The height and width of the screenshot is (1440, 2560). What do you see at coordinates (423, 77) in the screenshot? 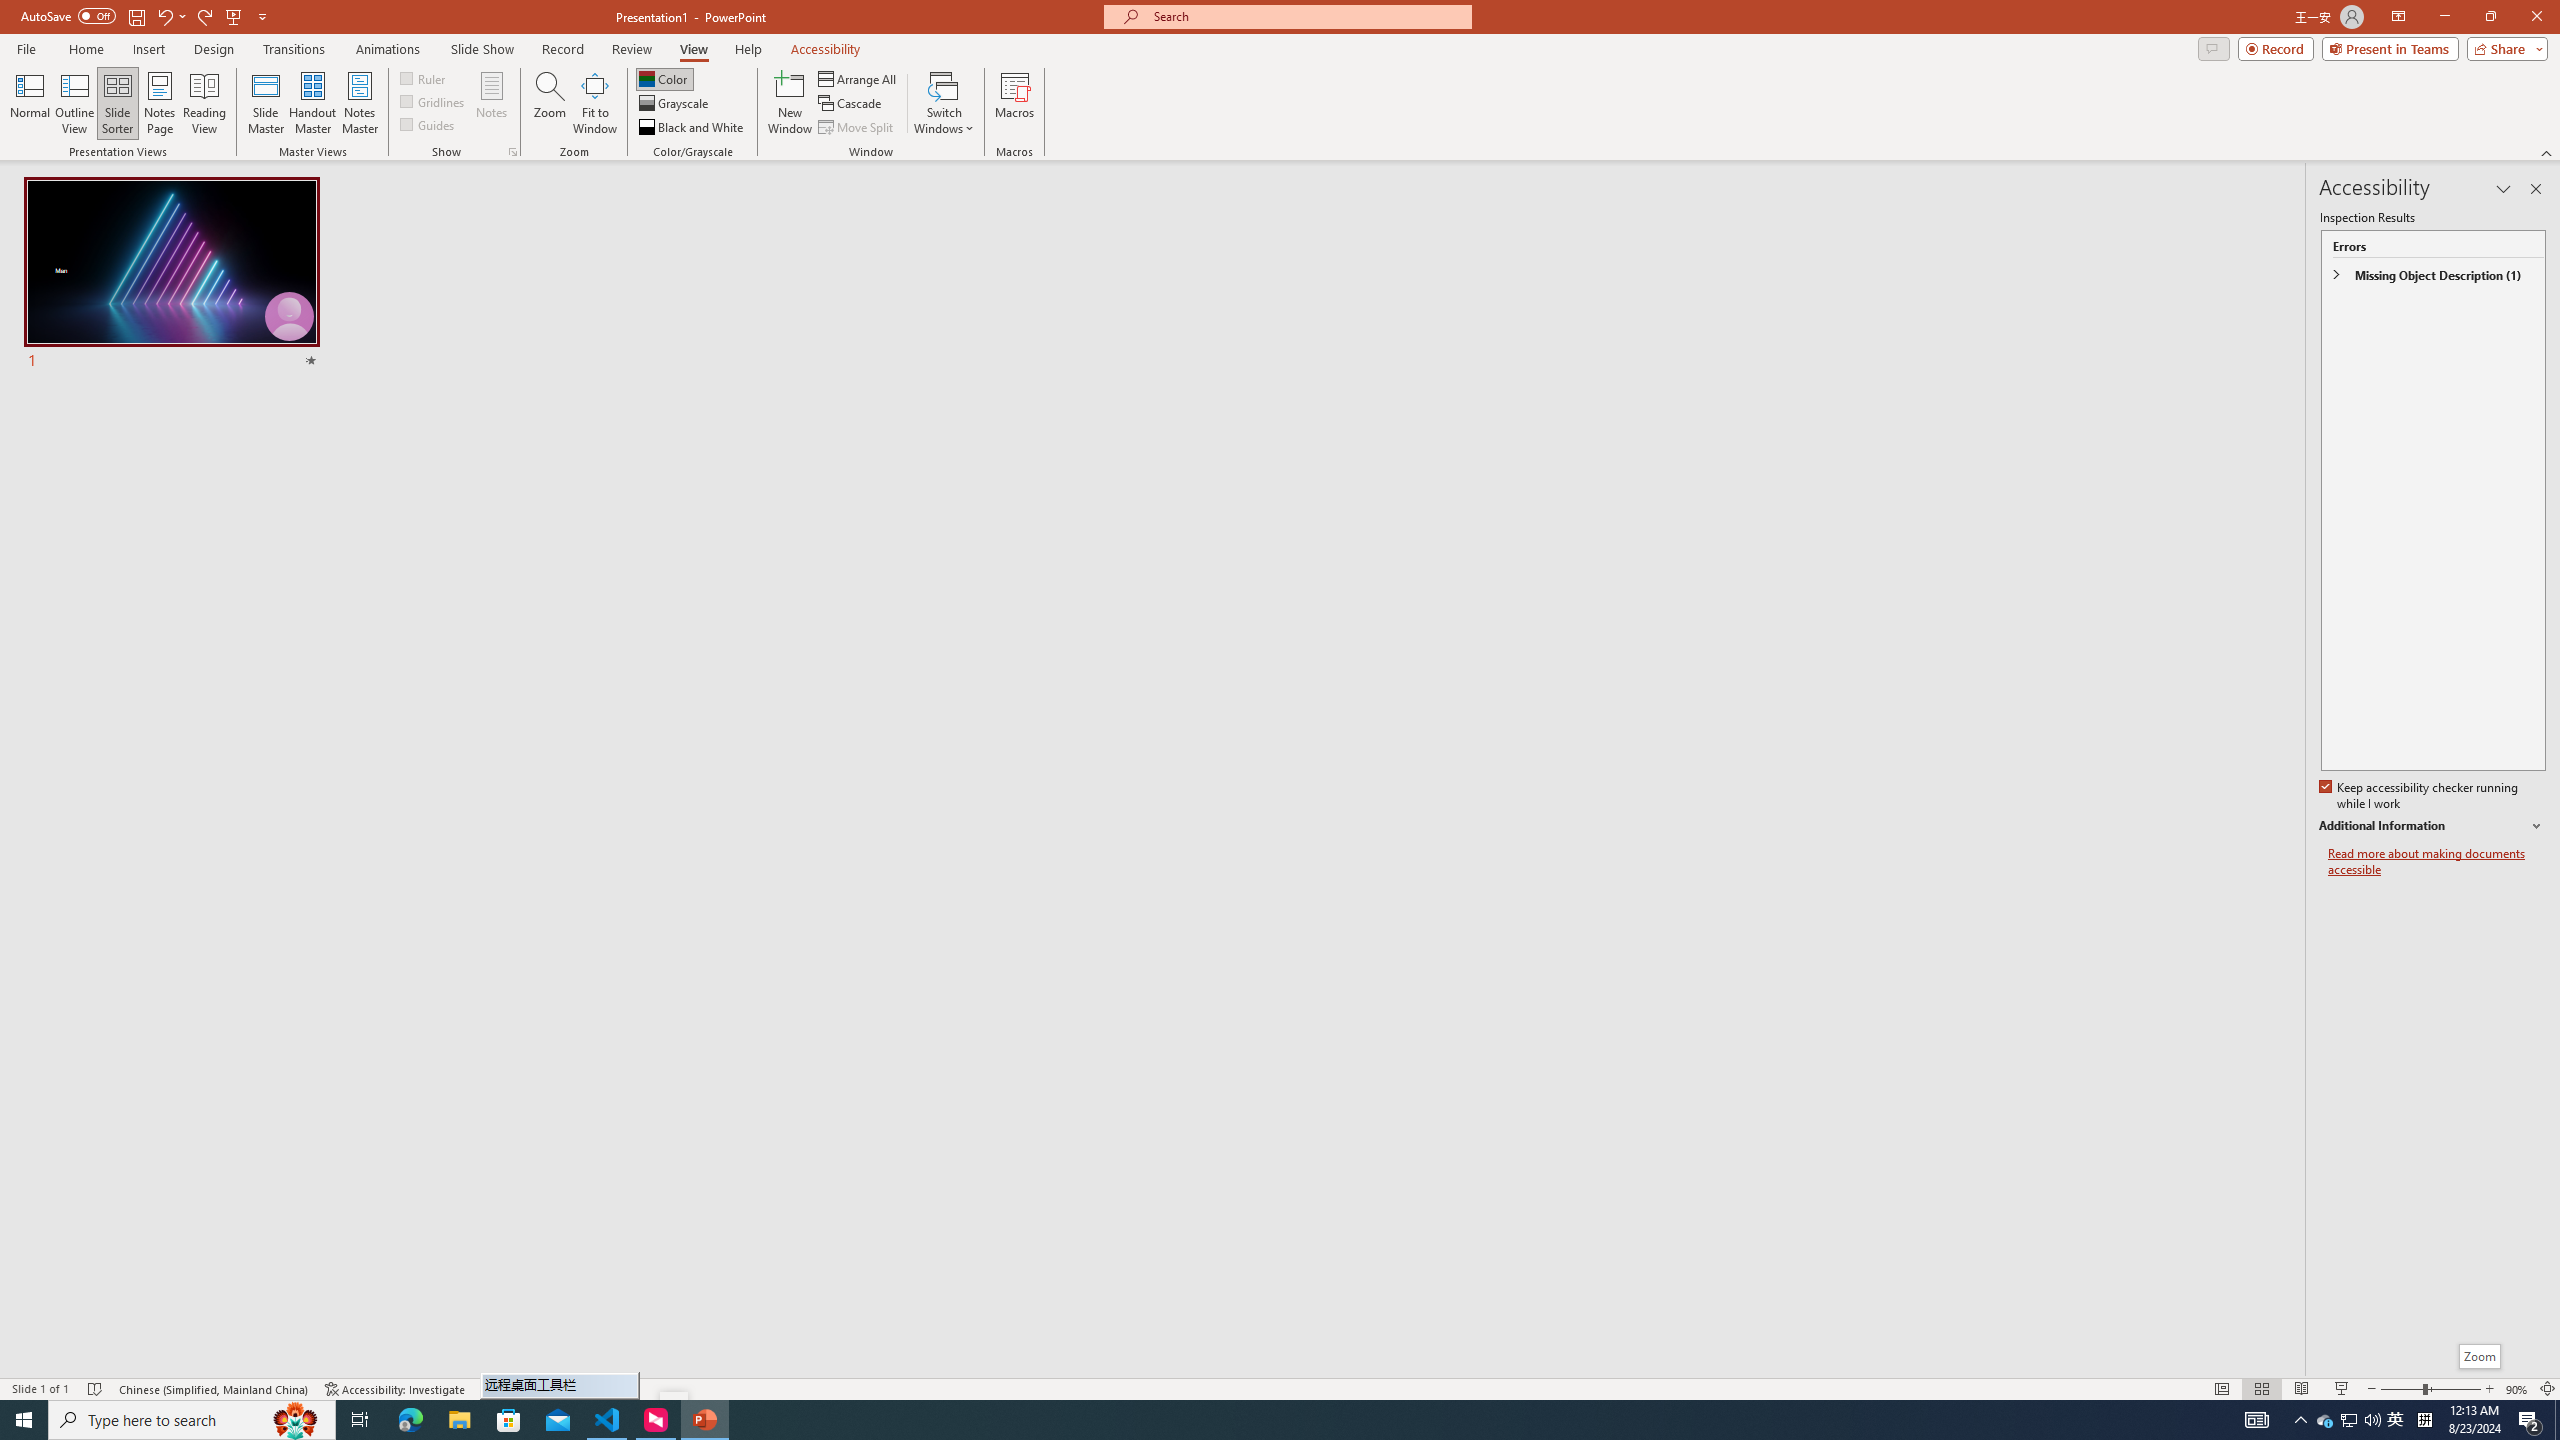
I see `'Ruler'` at bounding box center [423, 77].